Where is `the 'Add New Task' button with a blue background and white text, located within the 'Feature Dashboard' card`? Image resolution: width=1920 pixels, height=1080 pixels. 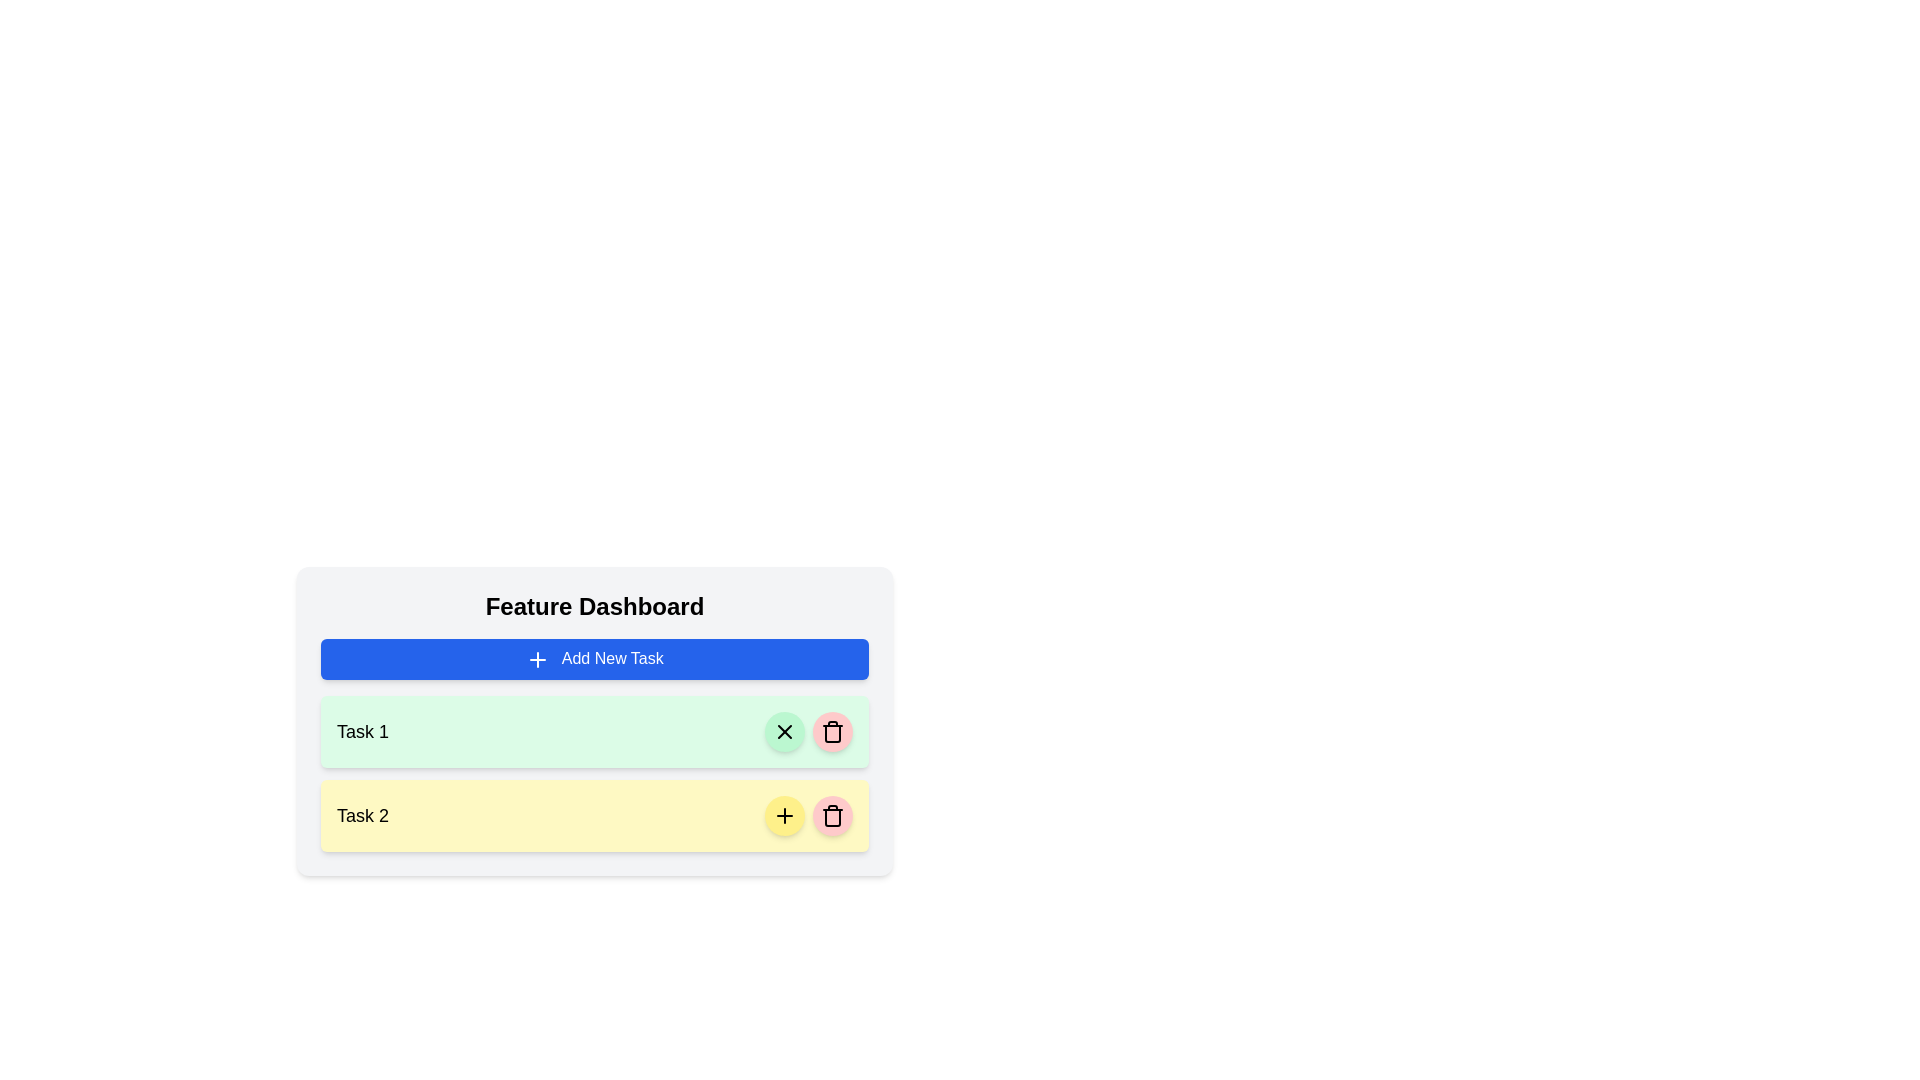 the 'Add New Task' button with a blue background and white text, located within the 'Feature Dashboard' card is located at coordinates (594, 659).